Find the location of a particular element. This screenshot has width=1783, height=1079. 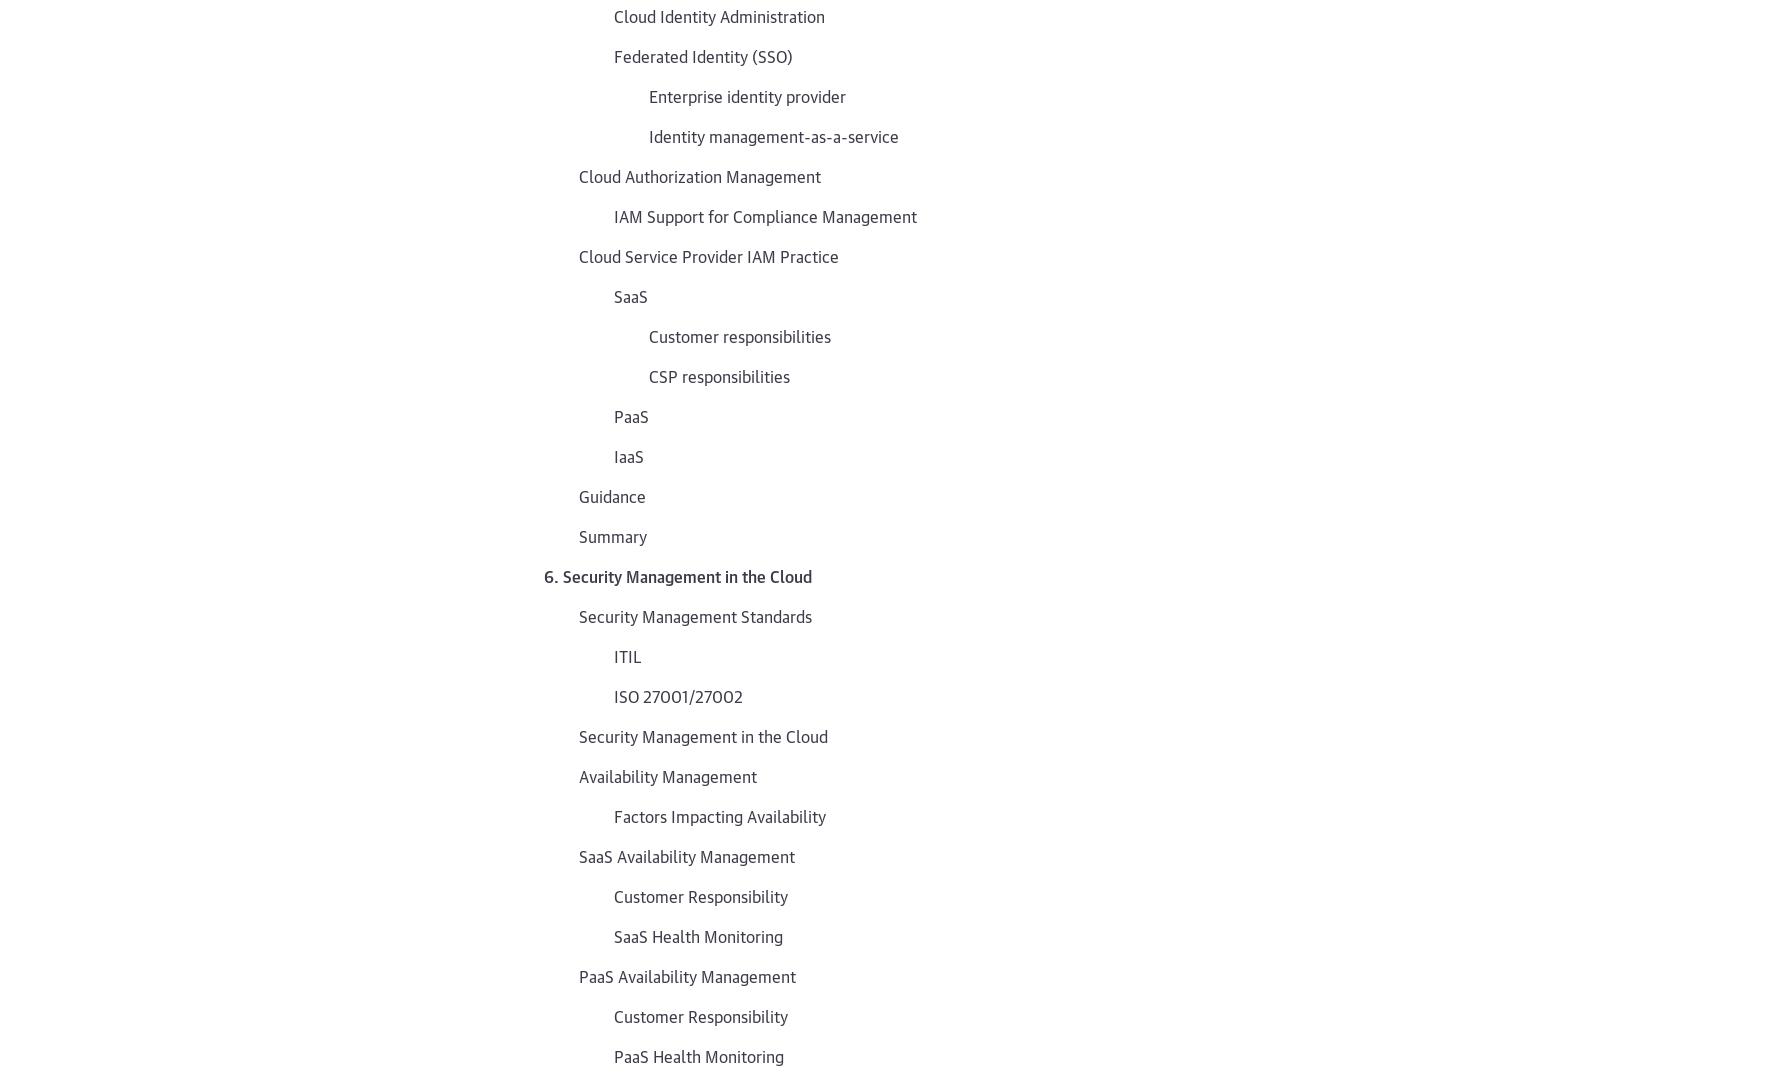

'Guidance' is located at coordinates (612, 494).